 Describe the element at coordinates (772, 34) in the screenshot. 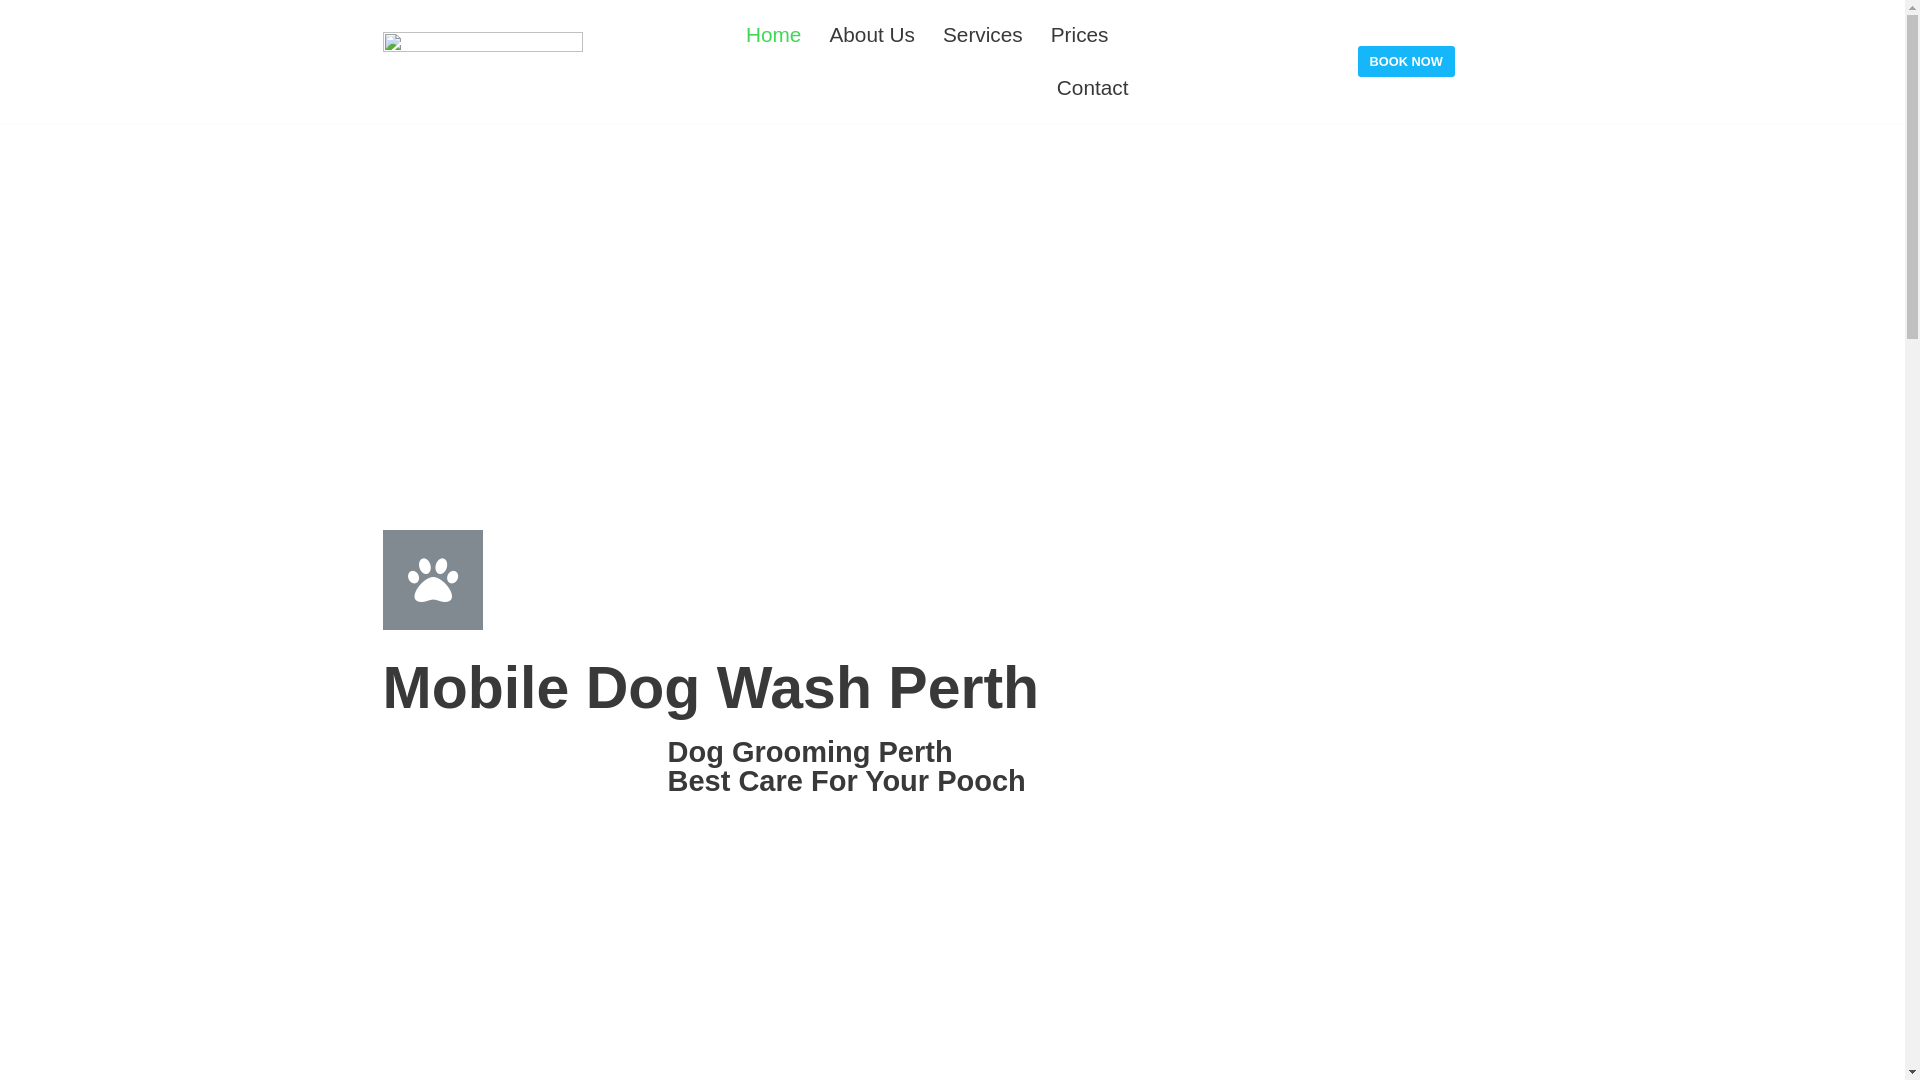

I see `'Home'` at that location.